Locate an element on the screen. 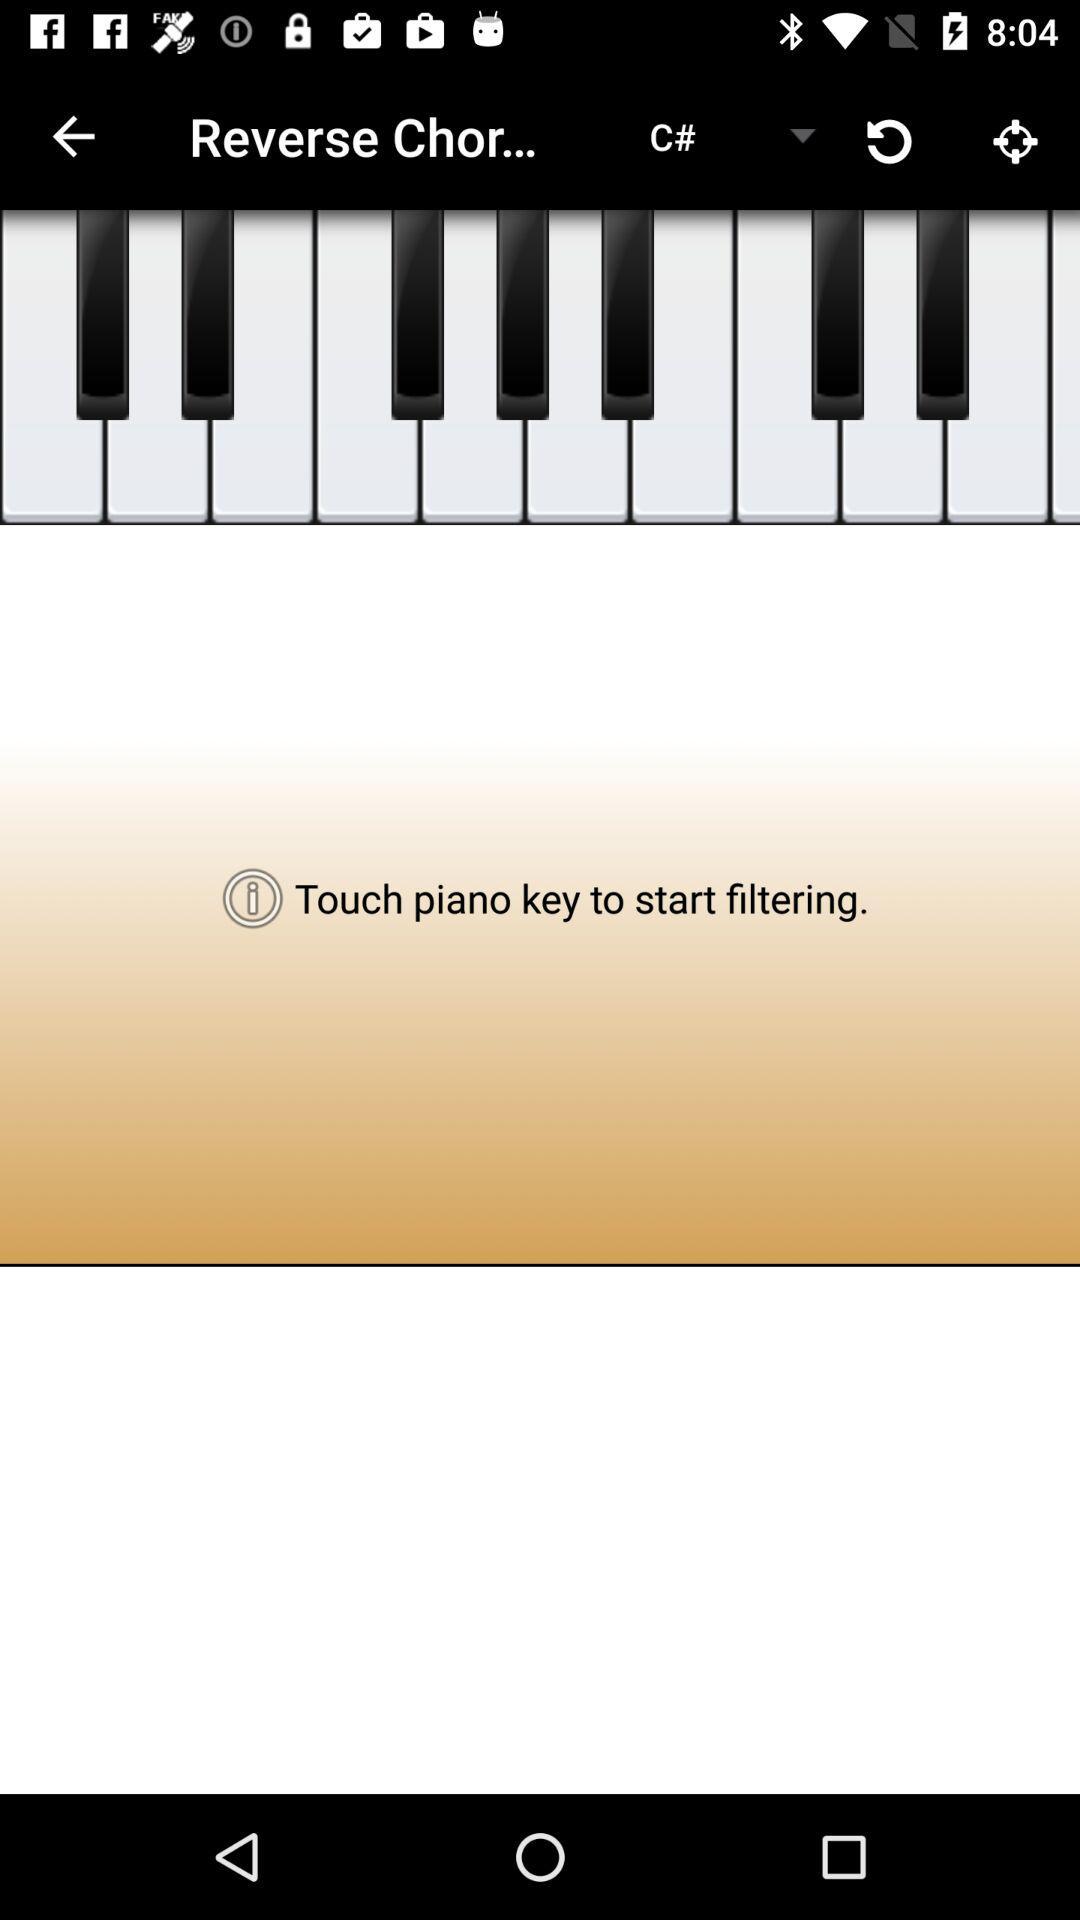 The width and height of the screenshot is (1080, 1920). the icon below c# item is located at coordinates (577, 367).